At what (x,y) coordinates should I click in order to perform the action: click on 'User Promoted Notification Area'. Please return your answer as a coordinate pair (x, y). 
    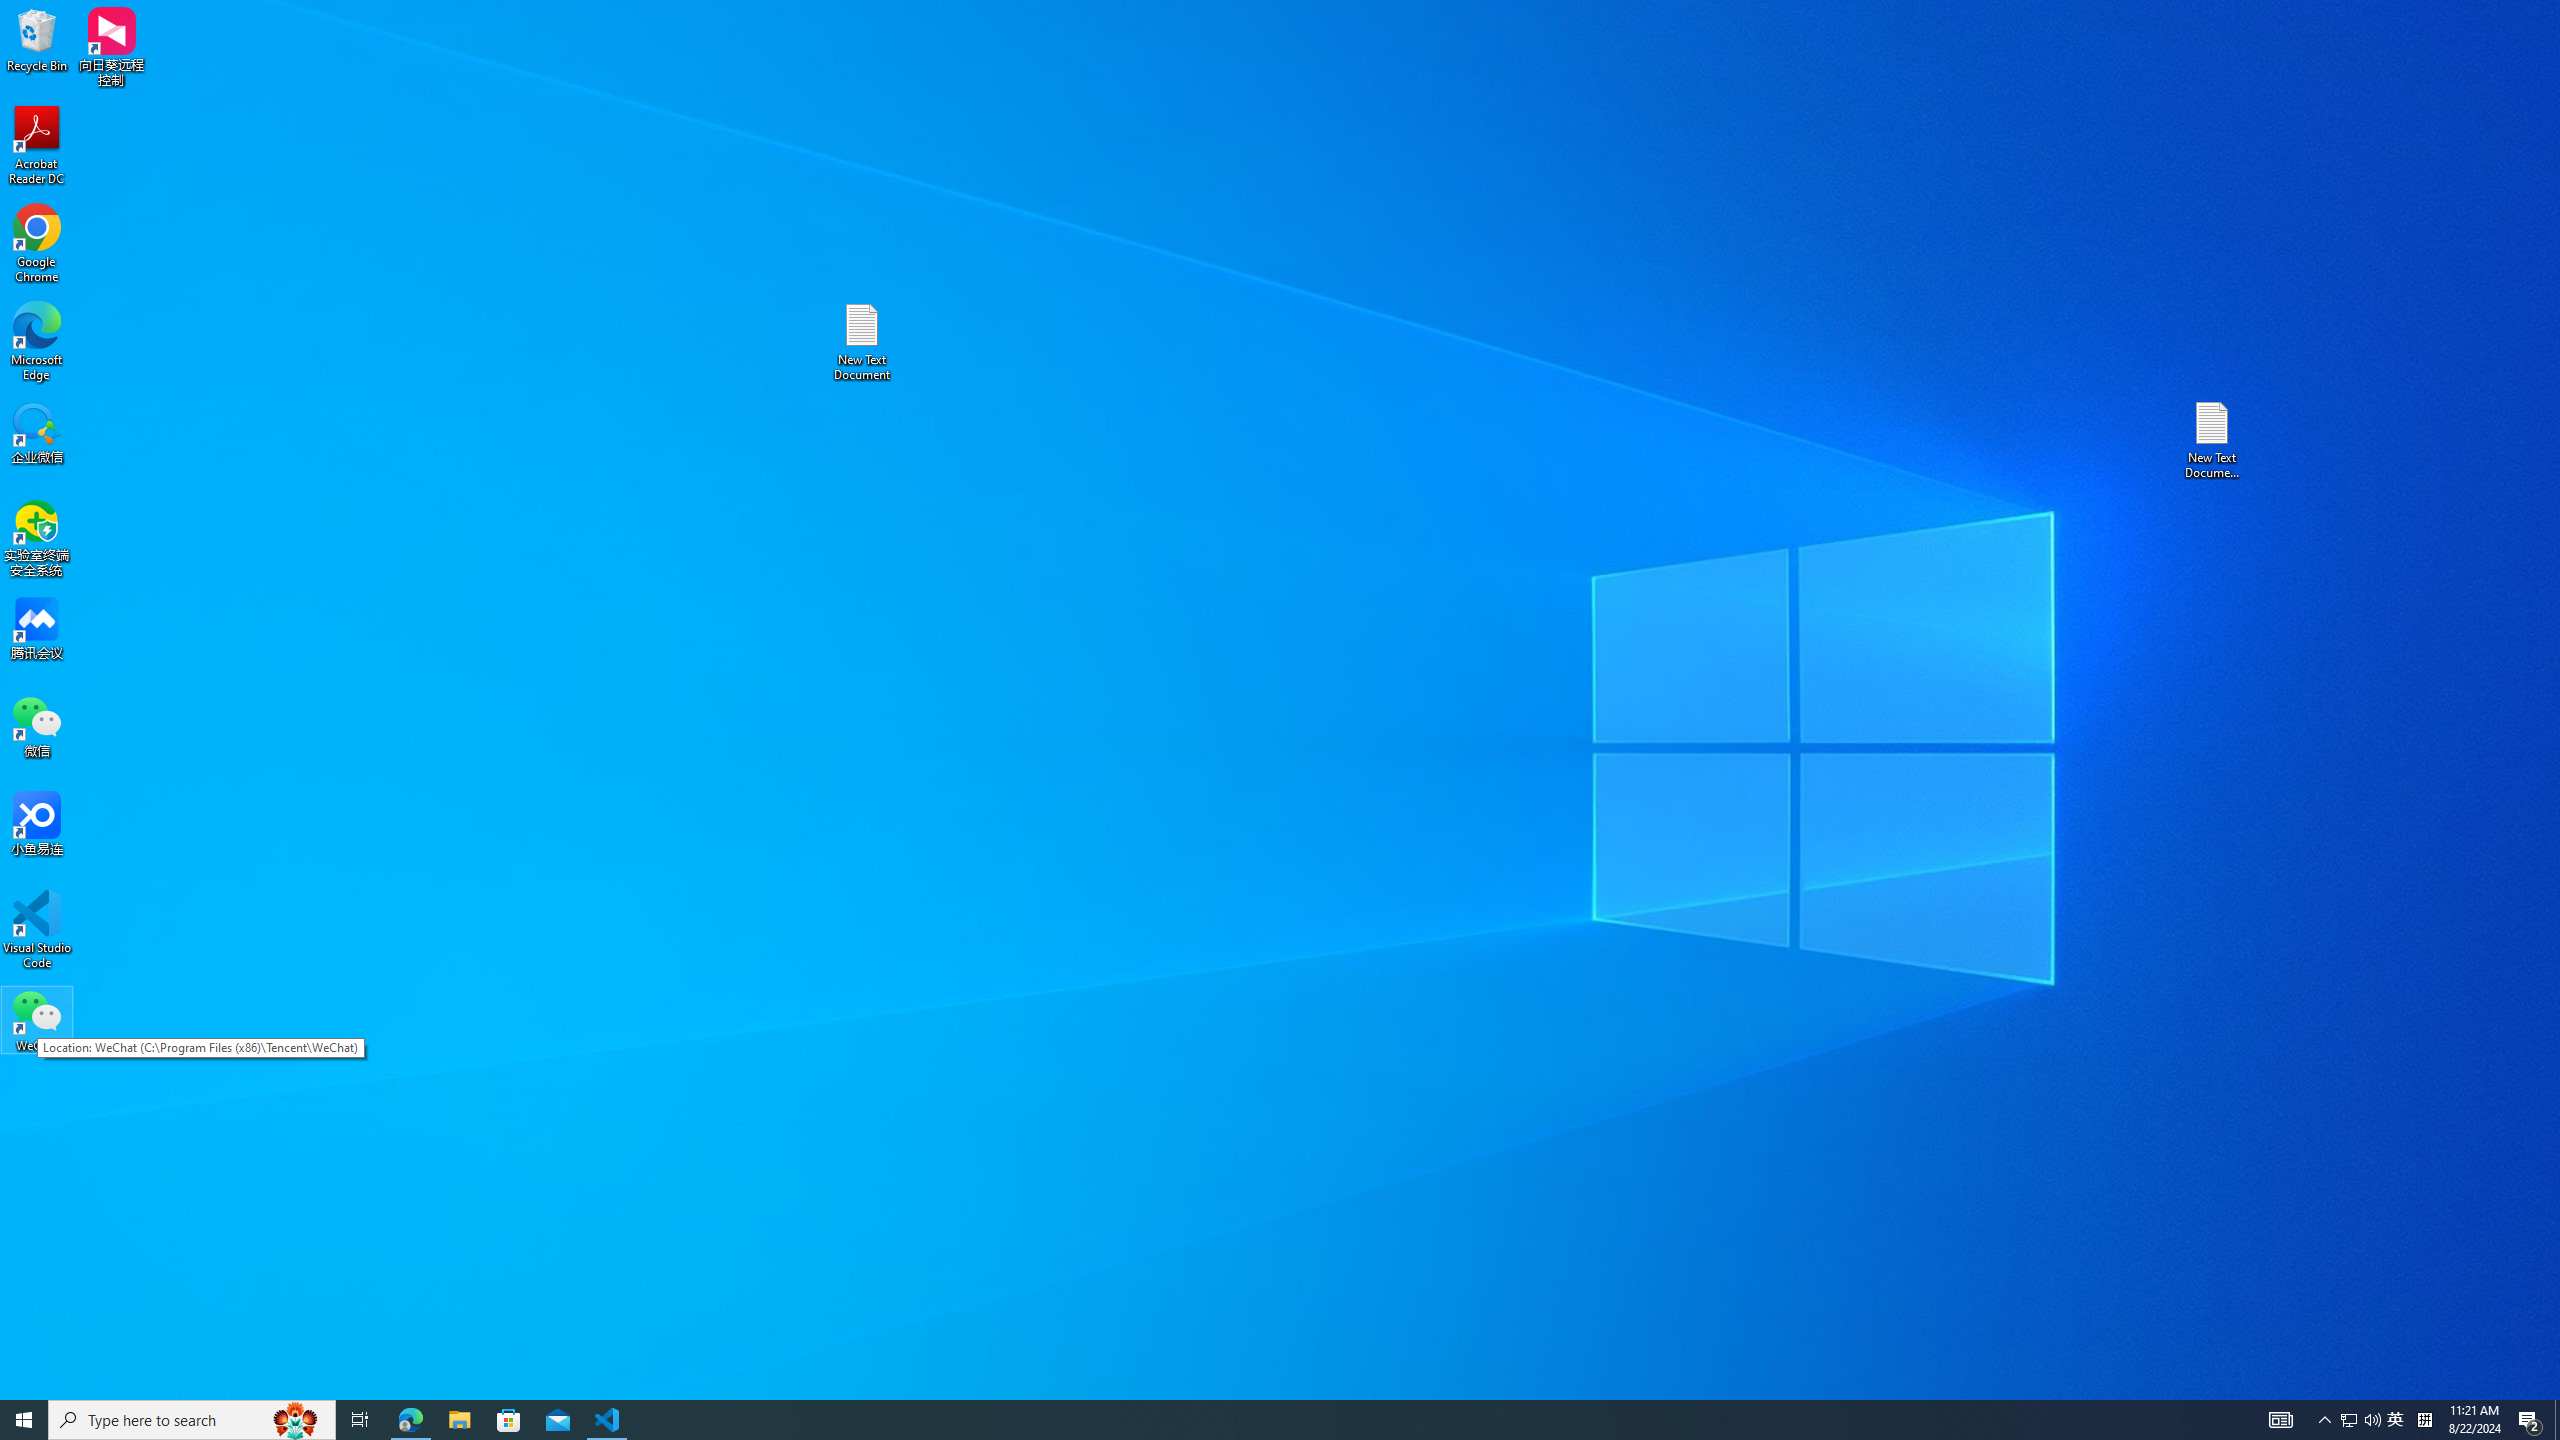
    Looking at the image, I should click on (2360, 1418).